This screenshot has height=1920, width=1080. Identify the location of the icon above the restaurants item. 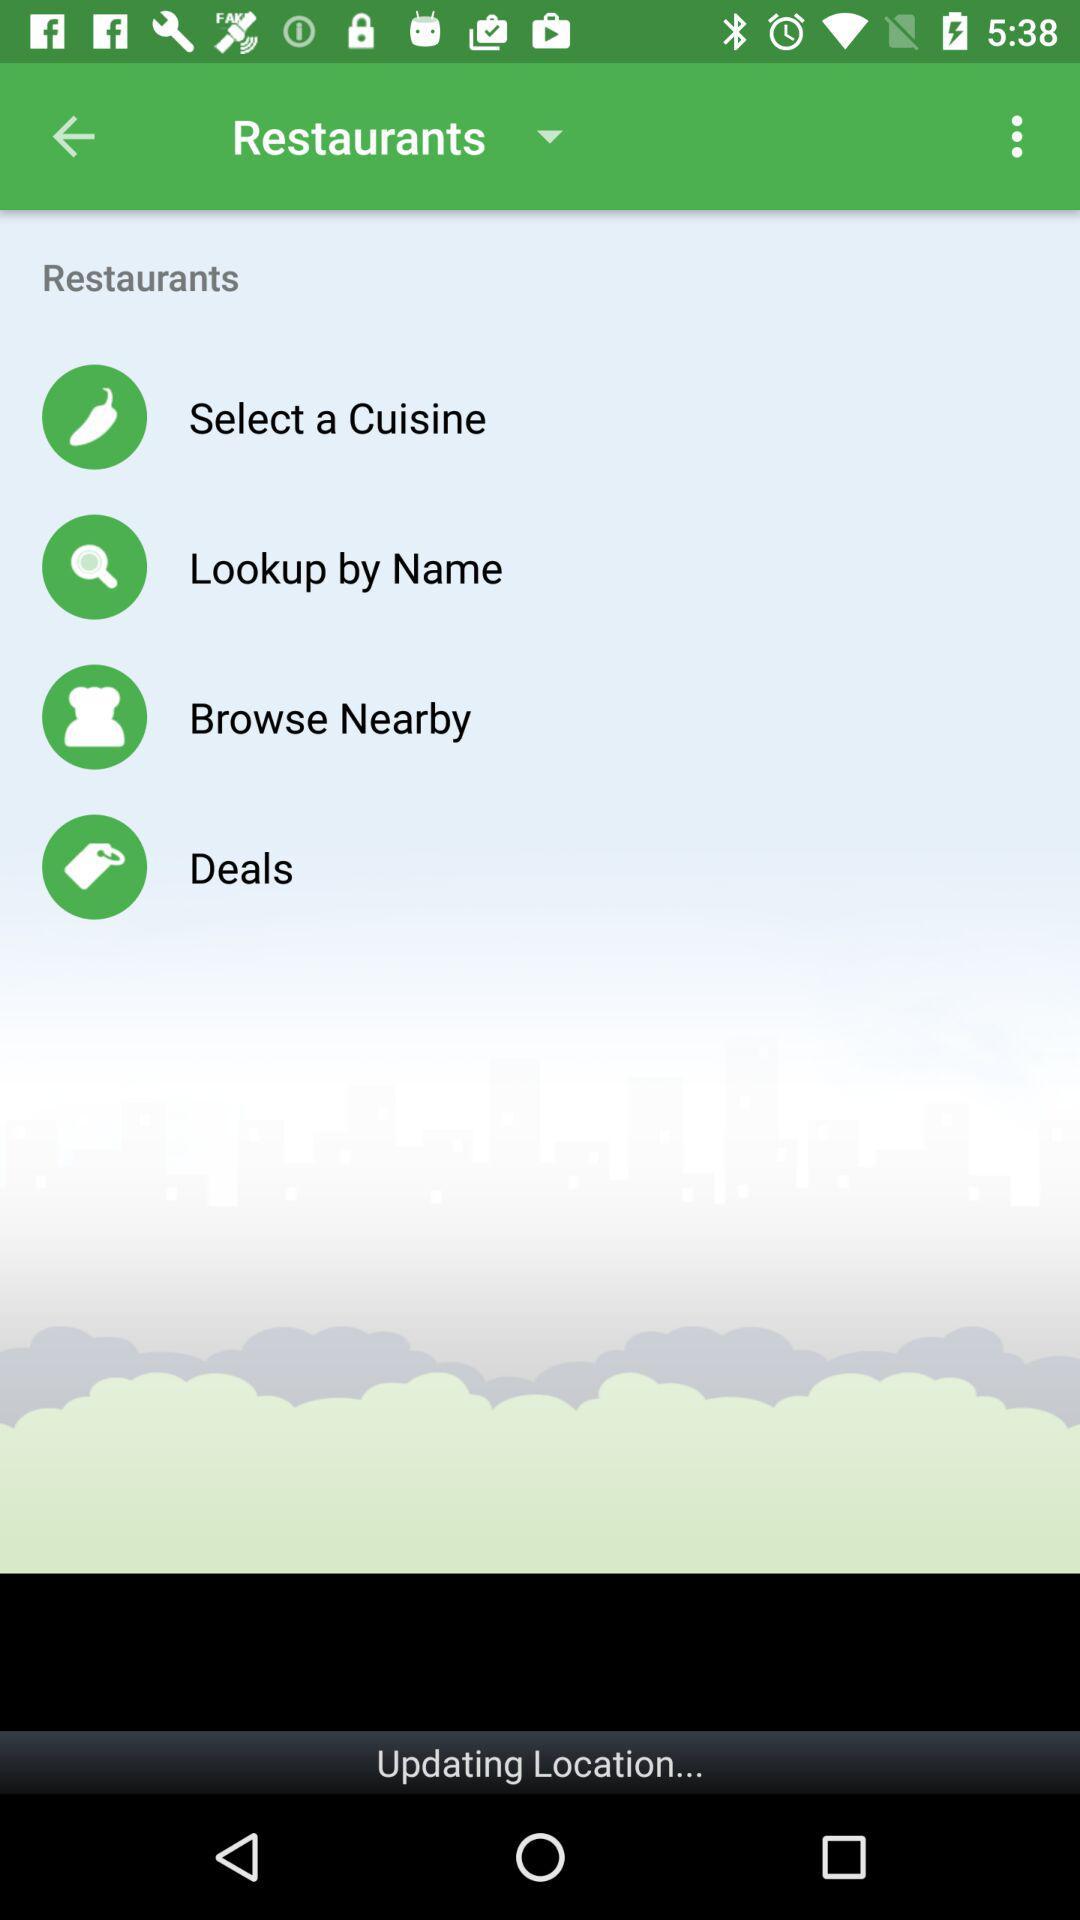
(1017, 135).